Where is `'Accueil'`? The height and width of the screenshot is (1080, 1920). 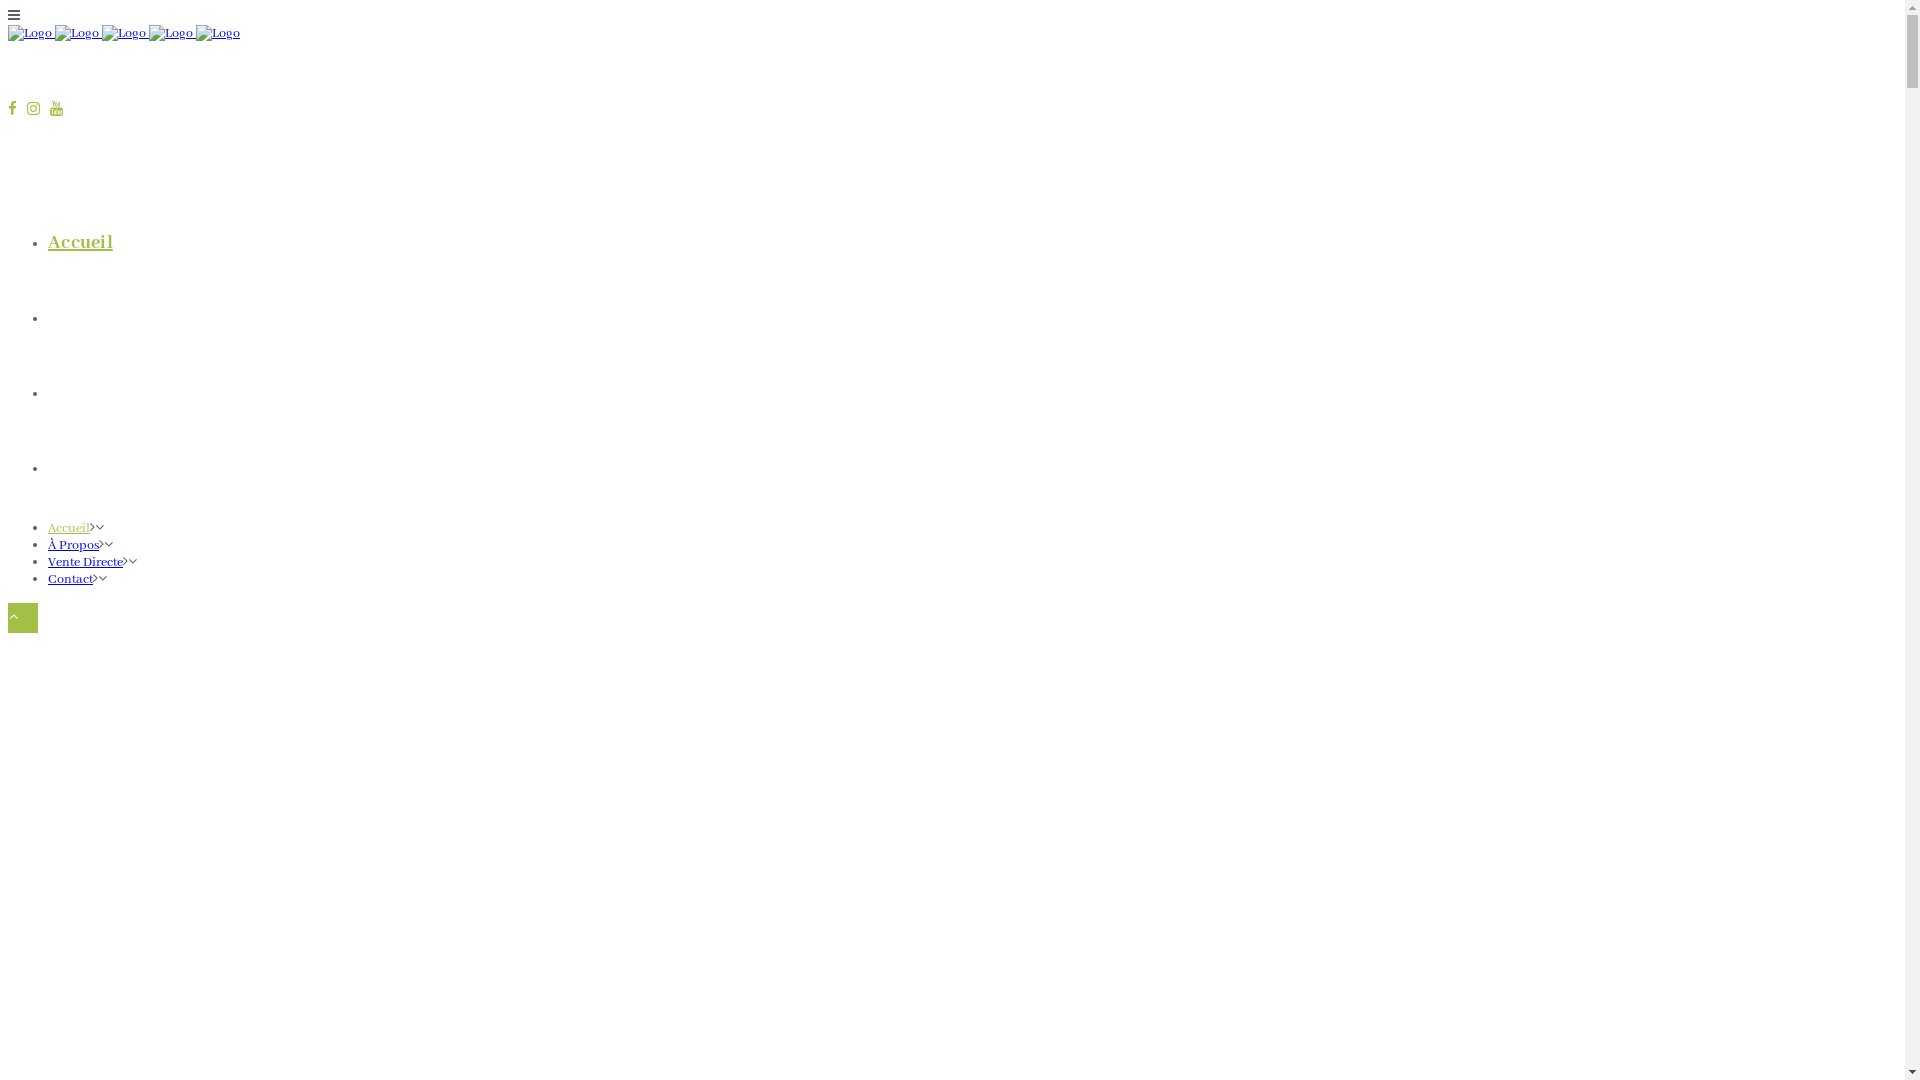
'Accueil' is located at coordinates (80, 242).